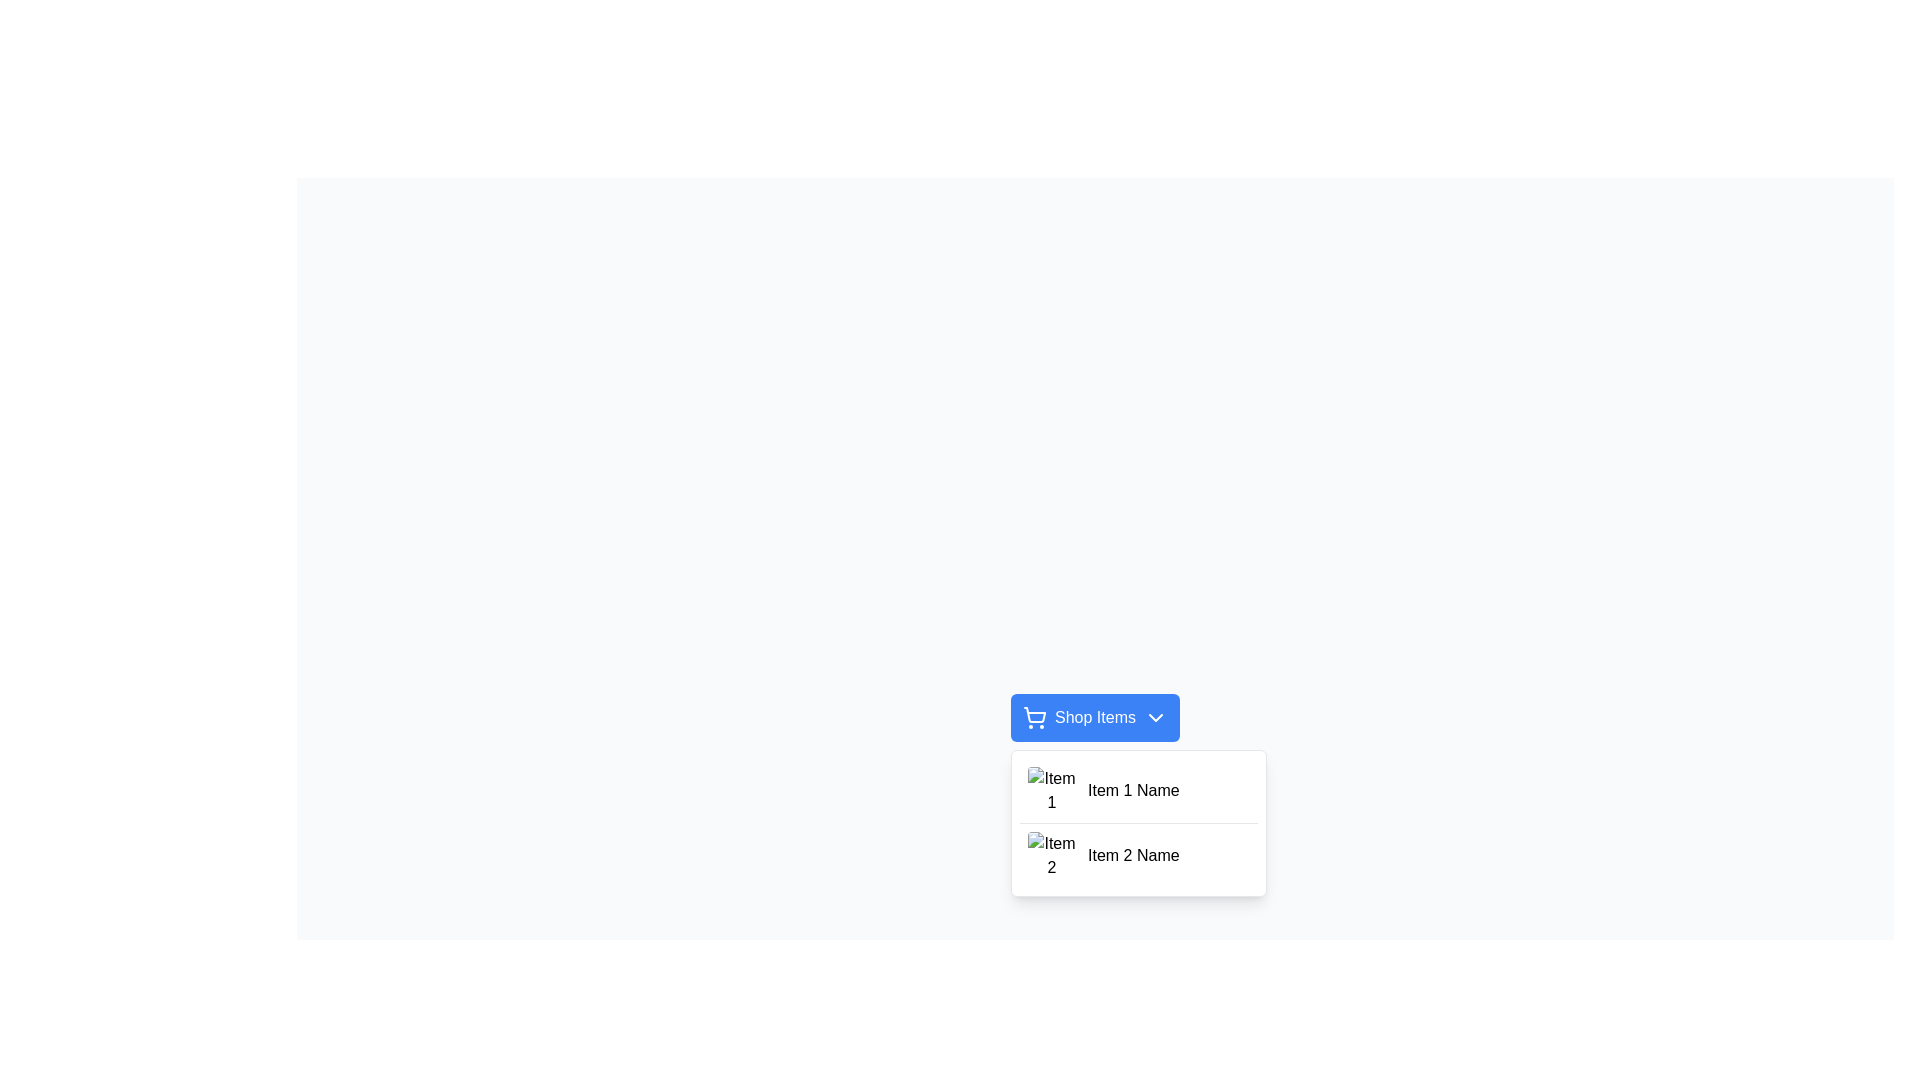 This screenshot has height=1080, width=1920. Describe the element at coordinates (1035, 716) in the screenshot. I see `the shopping cart icon located to the left of the 'Shop Items' button, which serves as a visual representation for shopping-related actions` at that location.